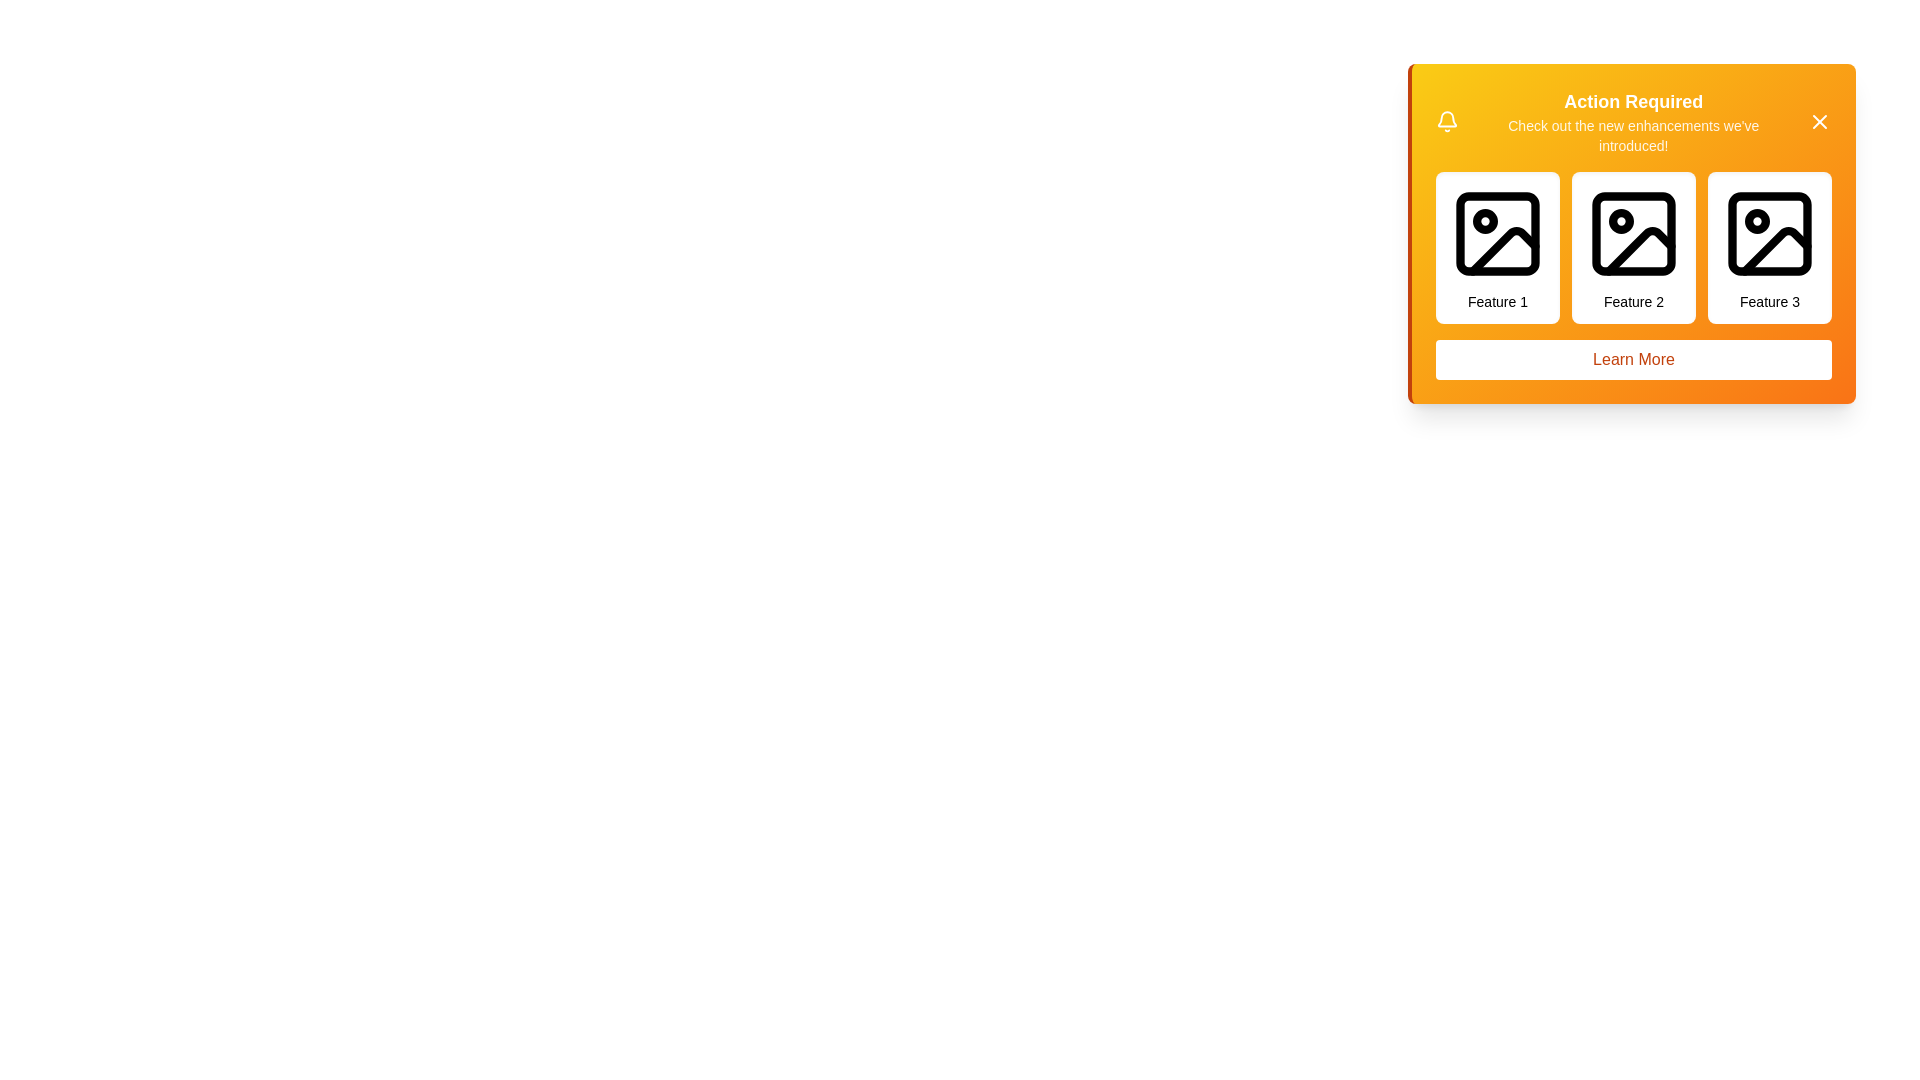  Describe the element at coordinates (1770, 246) in the screenshot. I see `the 'Feature 3' element to inspect its details` at that location.